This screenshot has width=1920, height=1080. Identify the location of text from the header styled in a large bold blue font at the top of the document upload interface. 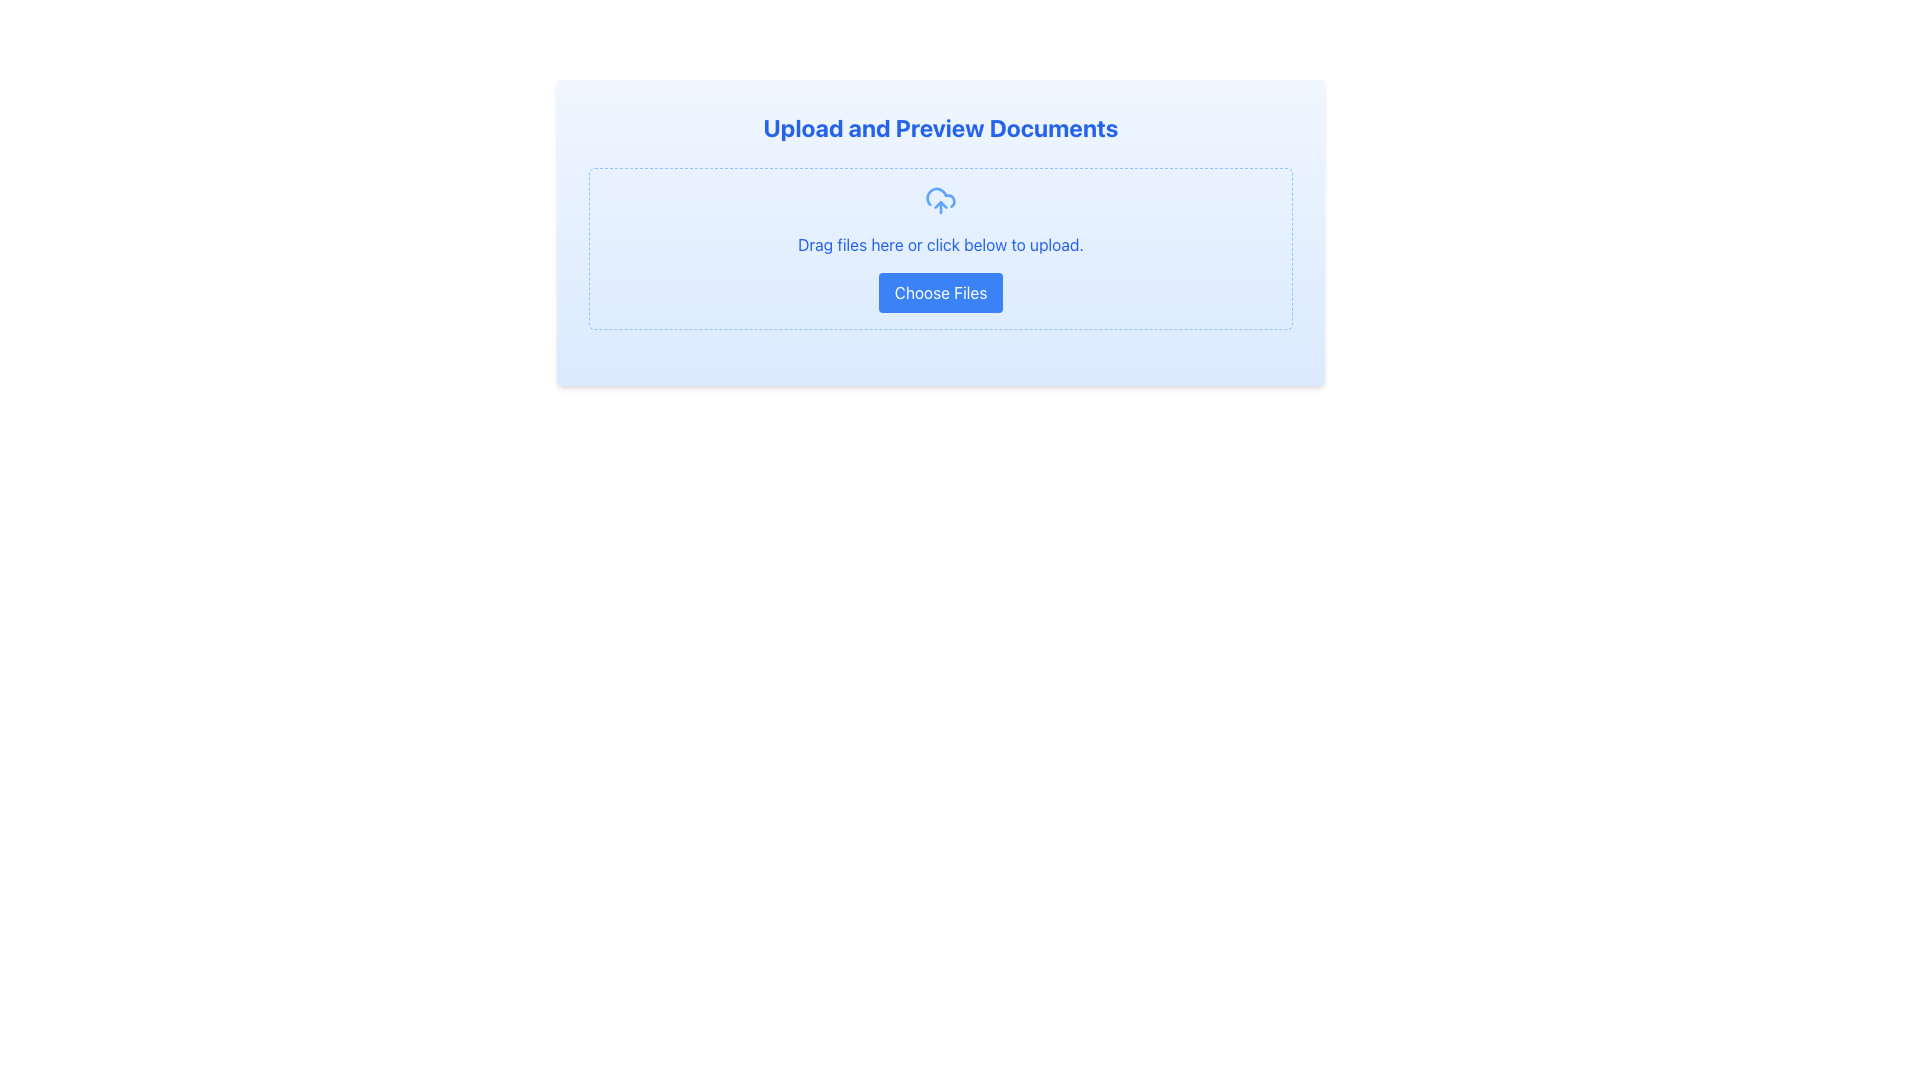
(939, 127).